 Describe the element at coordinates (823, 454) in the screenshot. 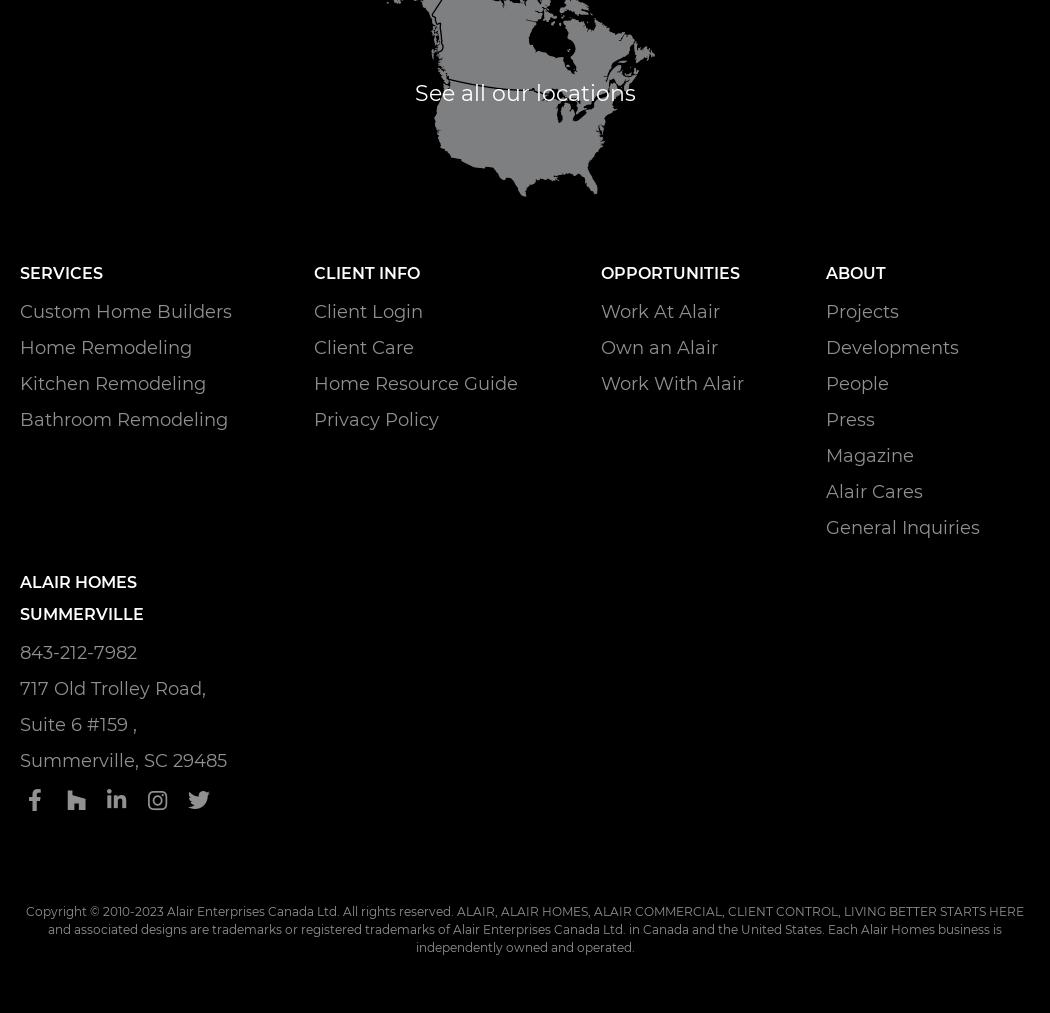

I see `'Magazine'` at that location.